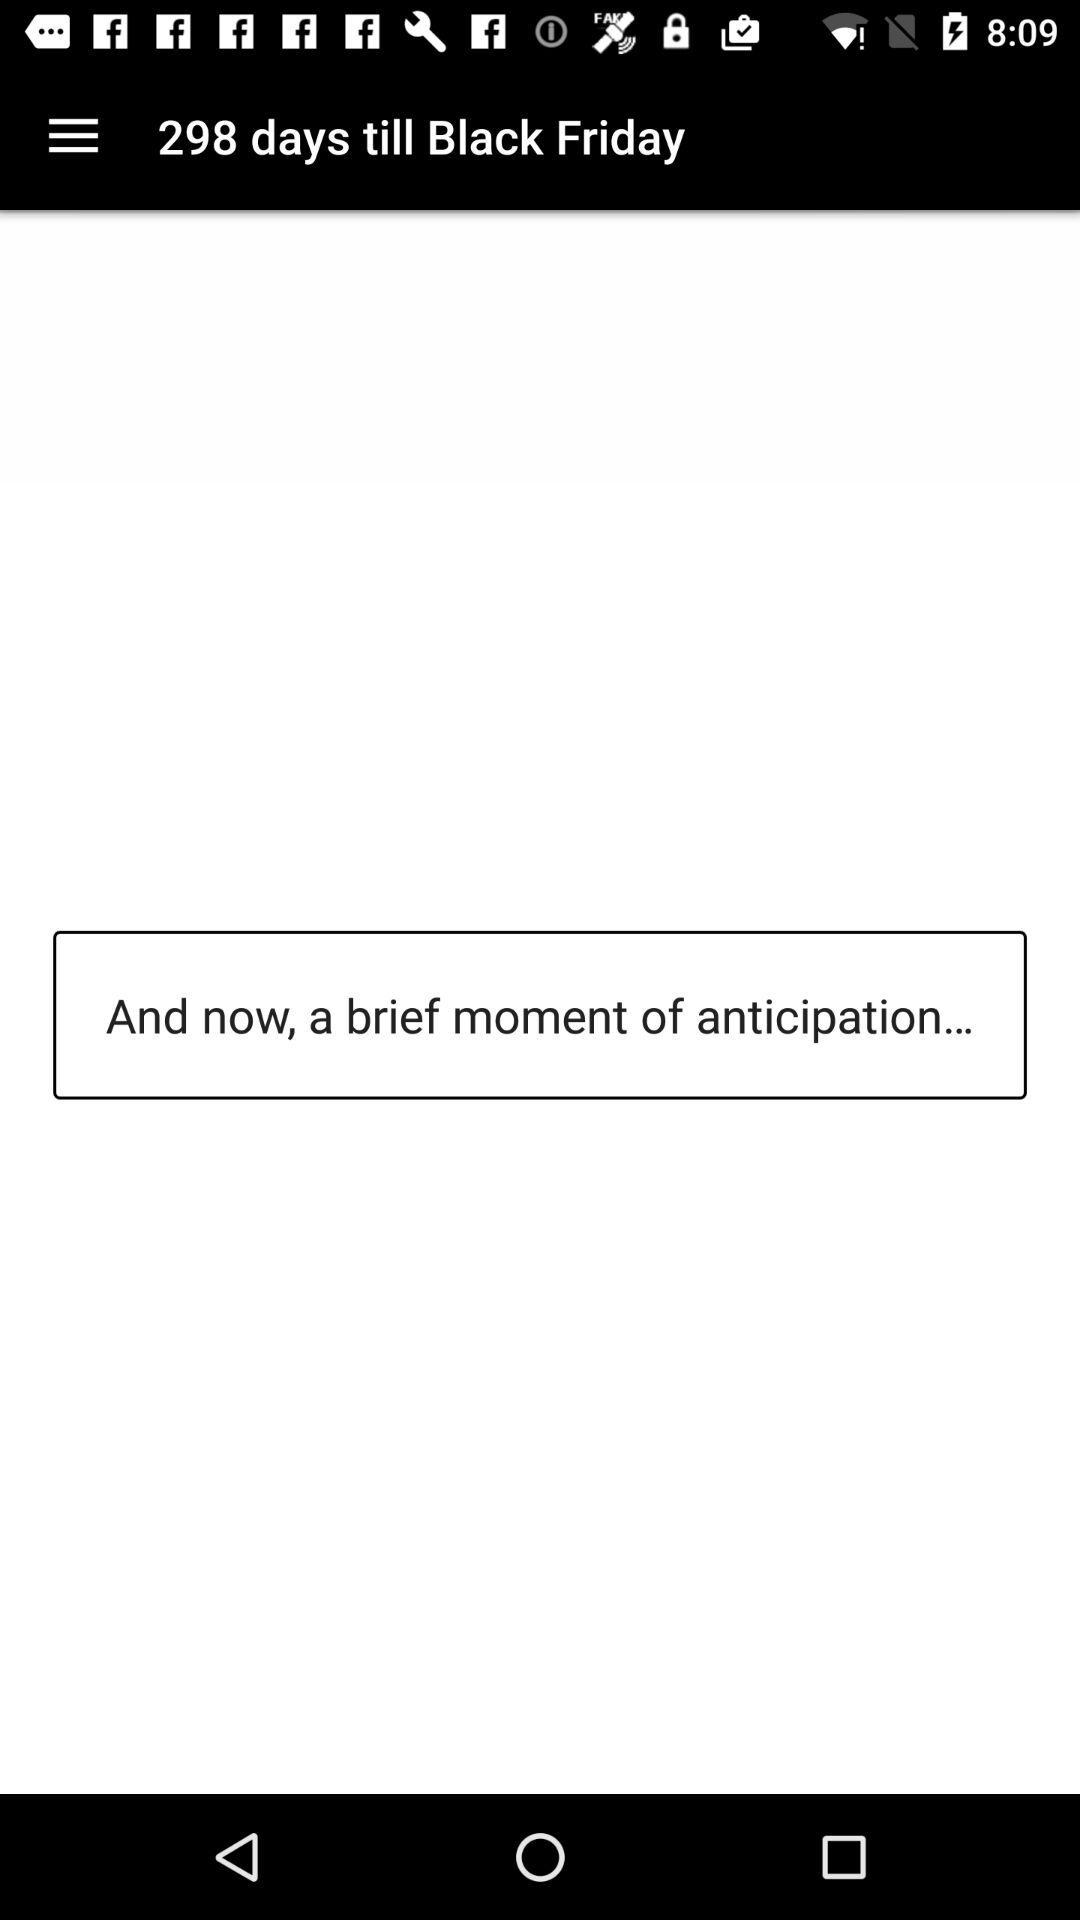 This screenshot has width=1080, height=1920. What do you see at coordinates (72, 135) in the screenshot?
I see `the icon at the top left corner` at bounding box center [72, 135].